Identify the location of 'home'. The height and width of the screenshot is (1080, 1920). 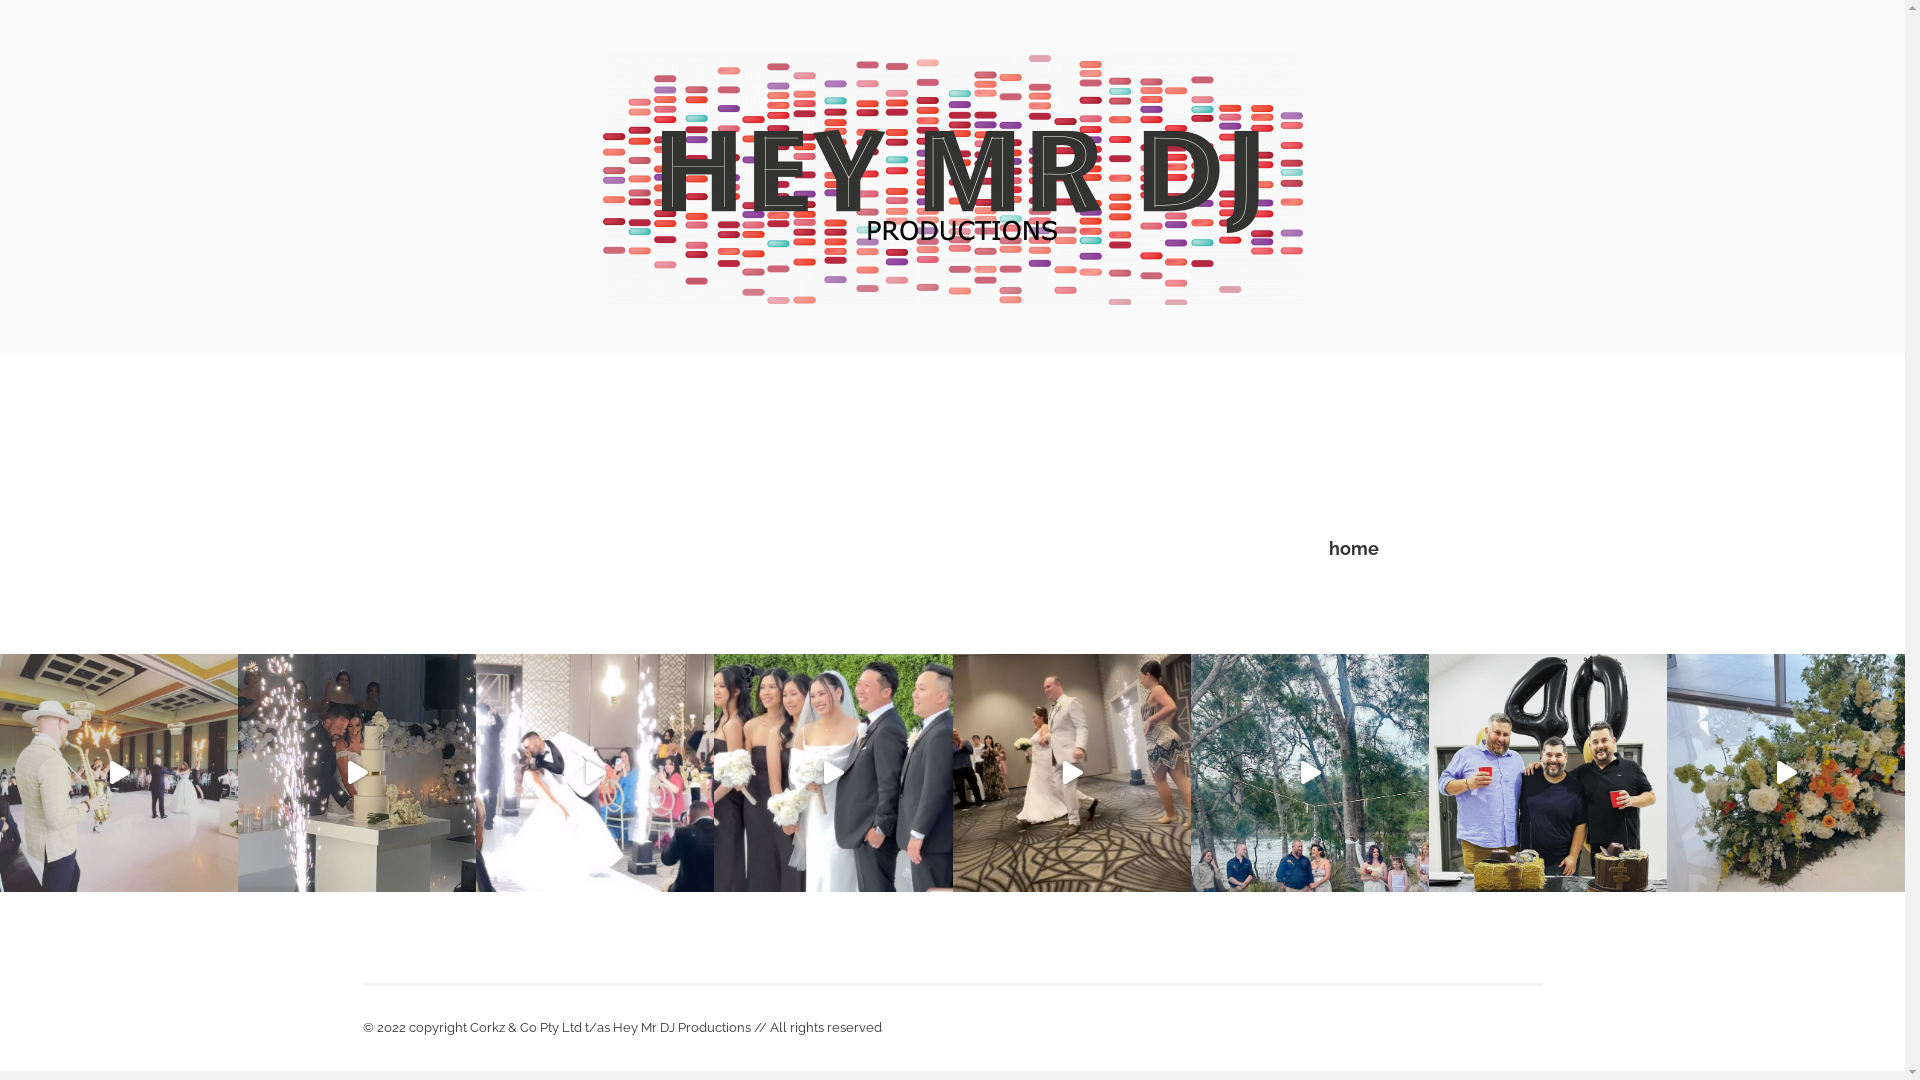
(1353, 548).